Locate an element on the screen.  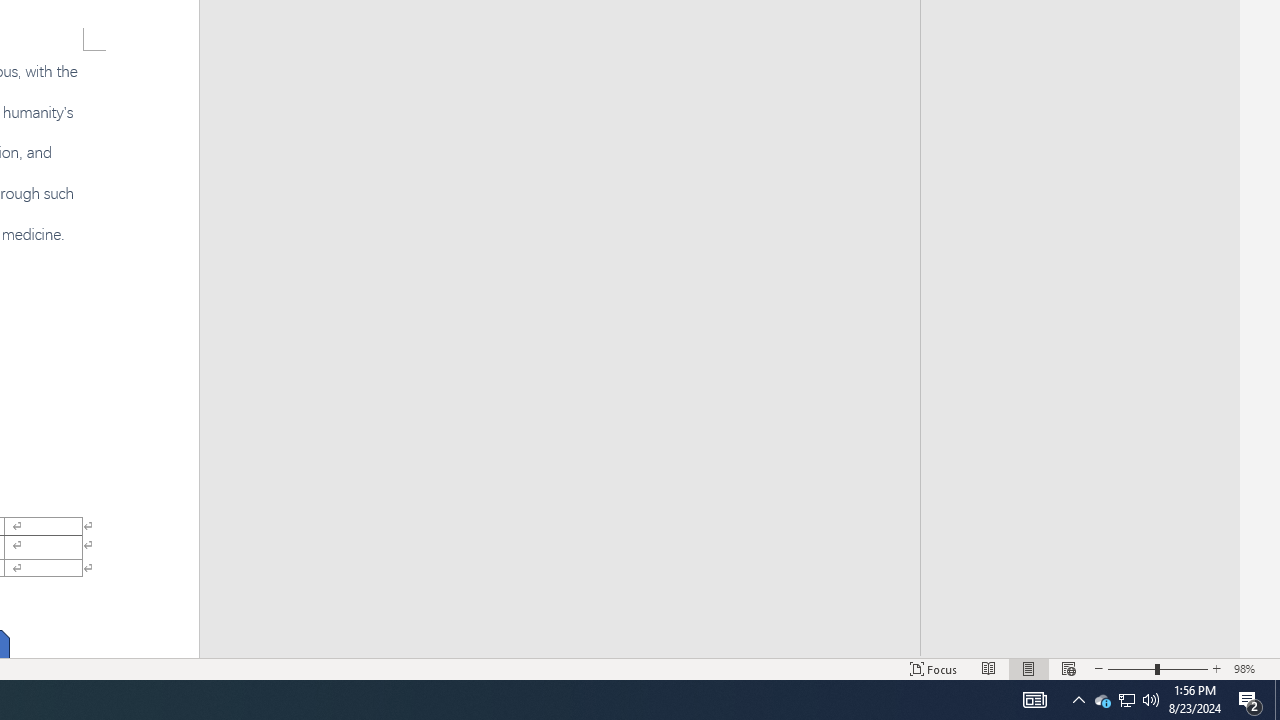
'Zoom Out' is located at coordinates (1131, 669).